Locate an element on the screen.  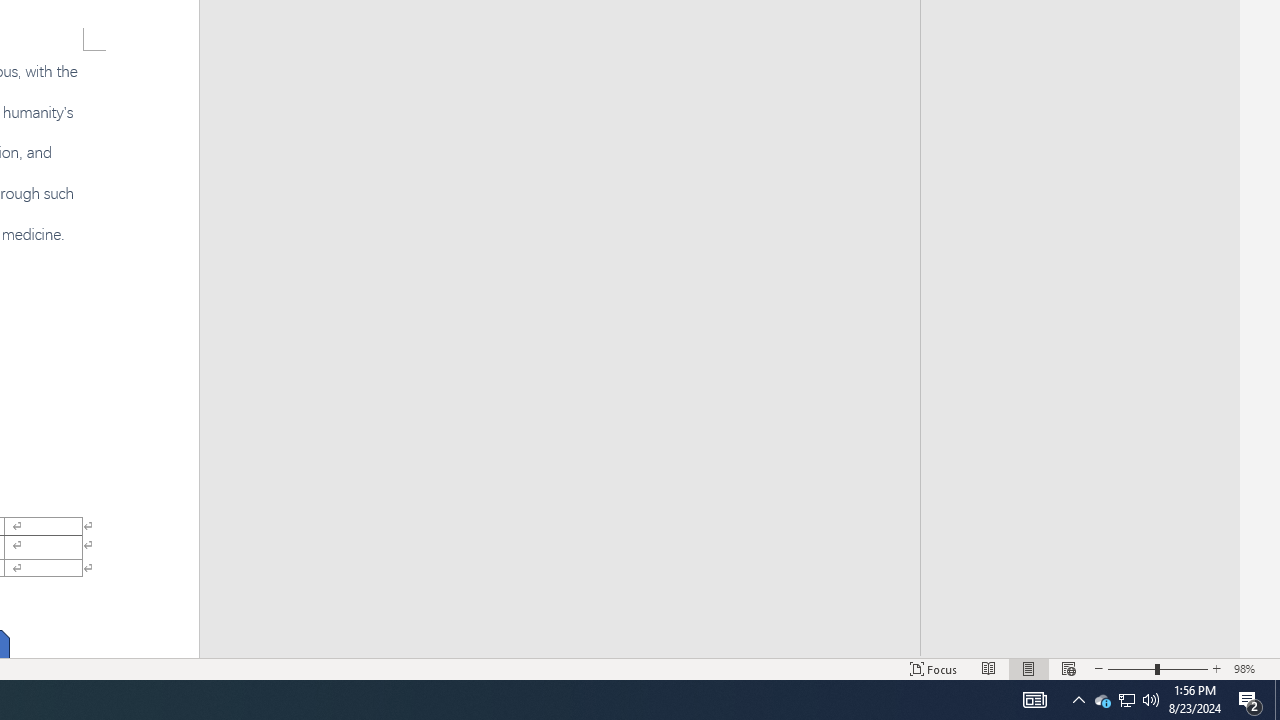
'Zoom Out' is located at coordinates (1131, 669).